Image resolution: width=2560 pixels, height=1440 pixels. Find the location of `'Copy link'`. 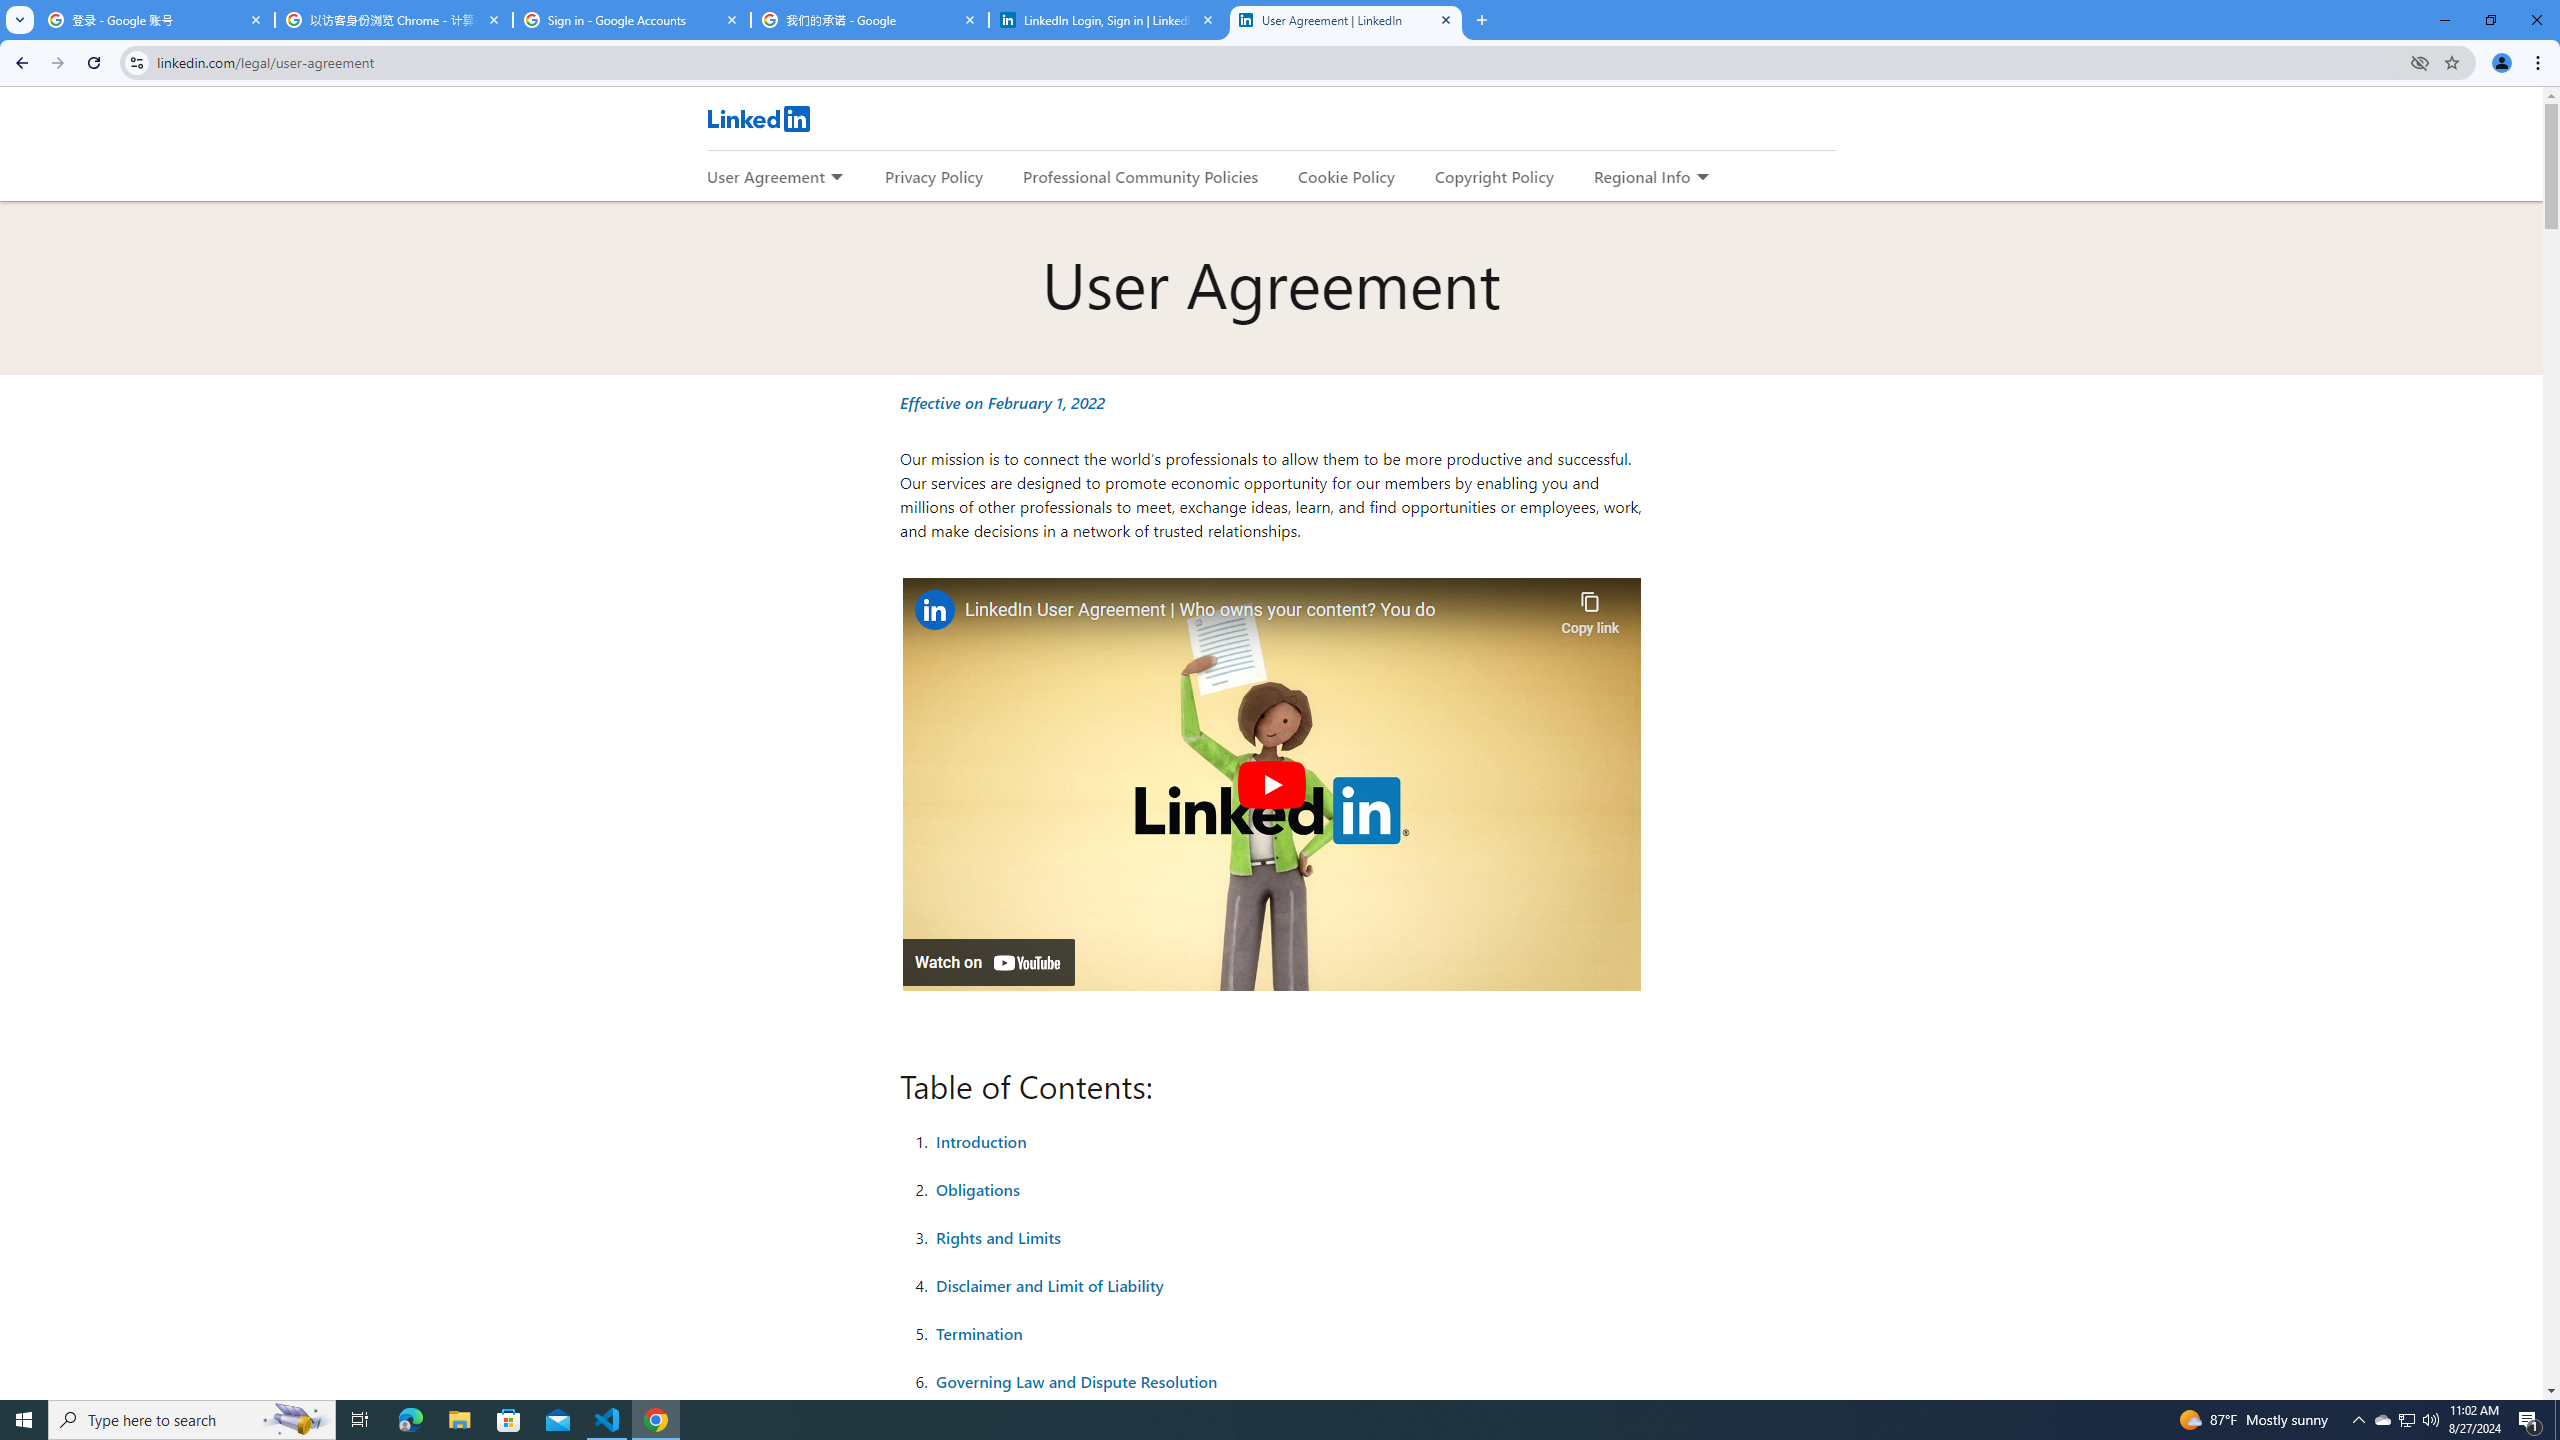

'Copy link' is located at coordinates (1589, 608).